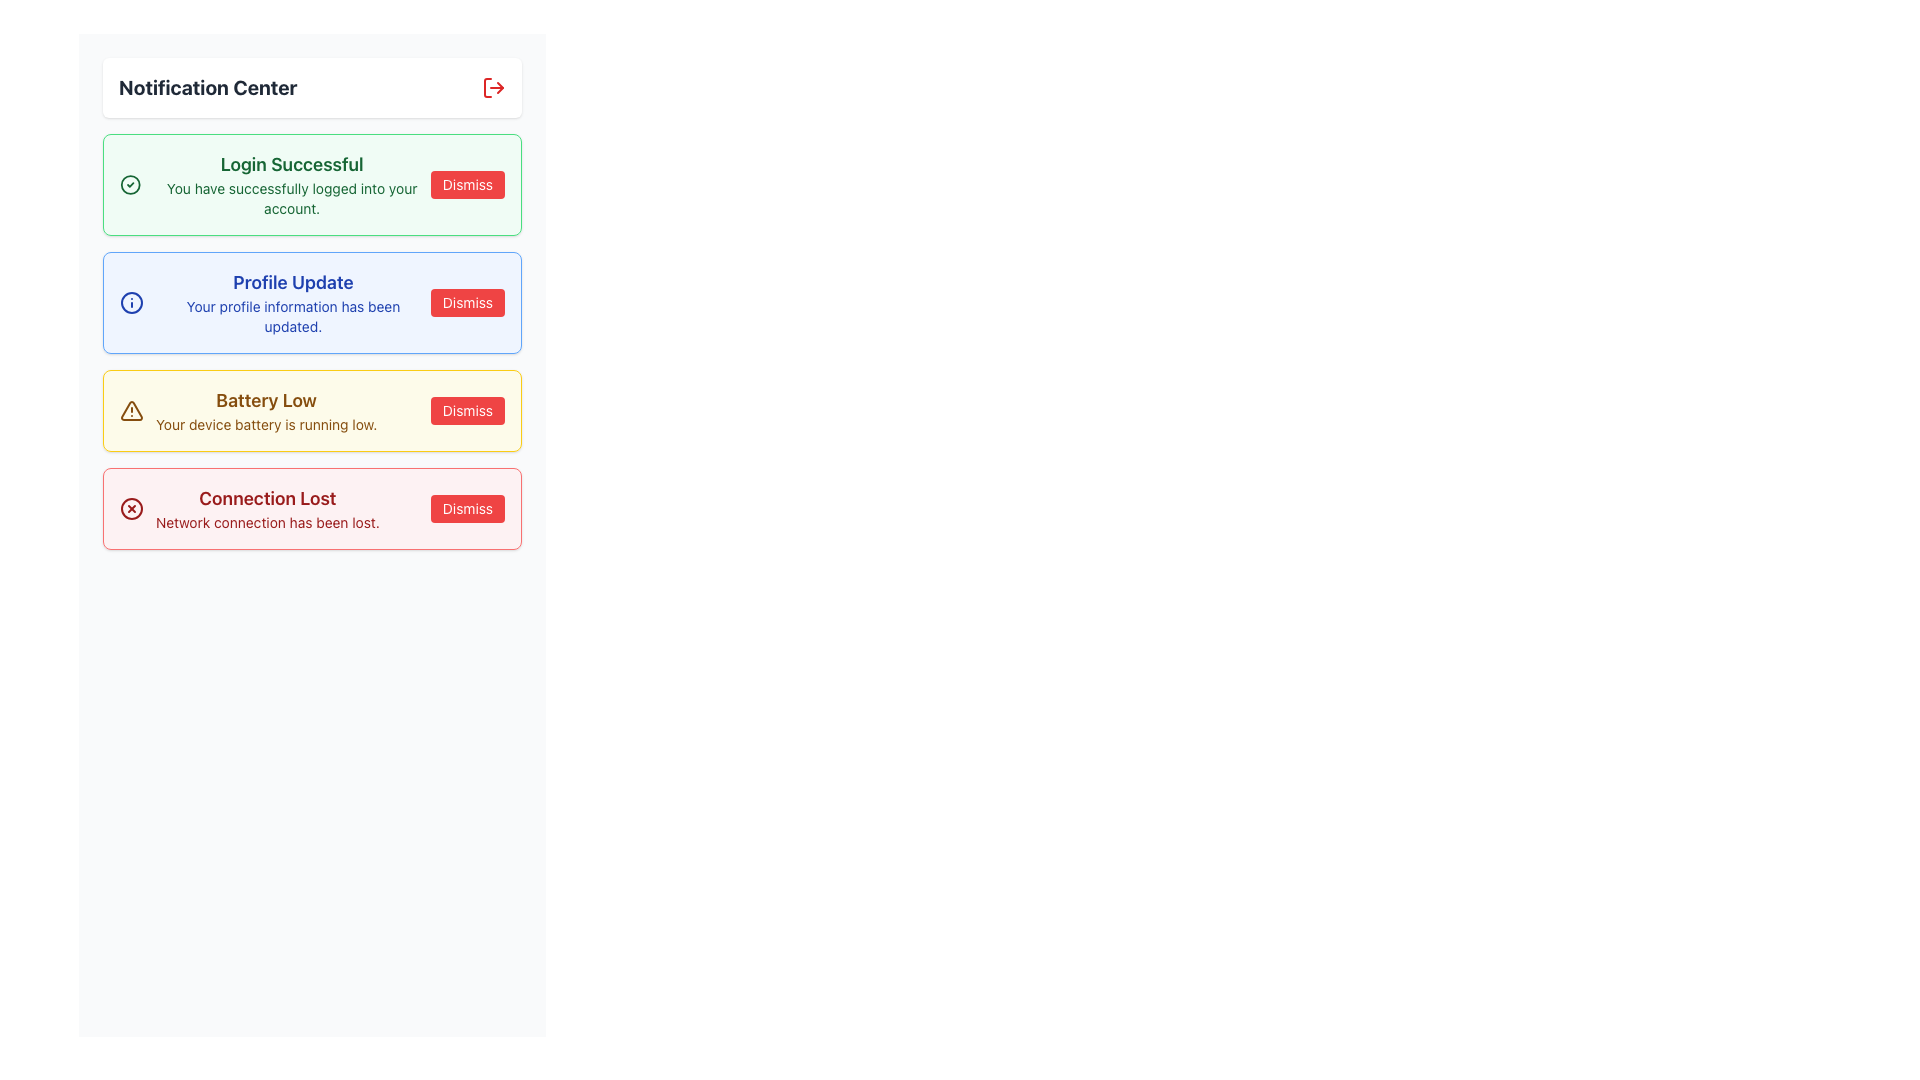 This screenshot has width=1920, height=1080. Describe the element at coordinates (266, 522) in the screenshot. I see `the text message 'Network connection has been lost.' in red, located beneath 'Connection Lost' in the last notification card` at that location.